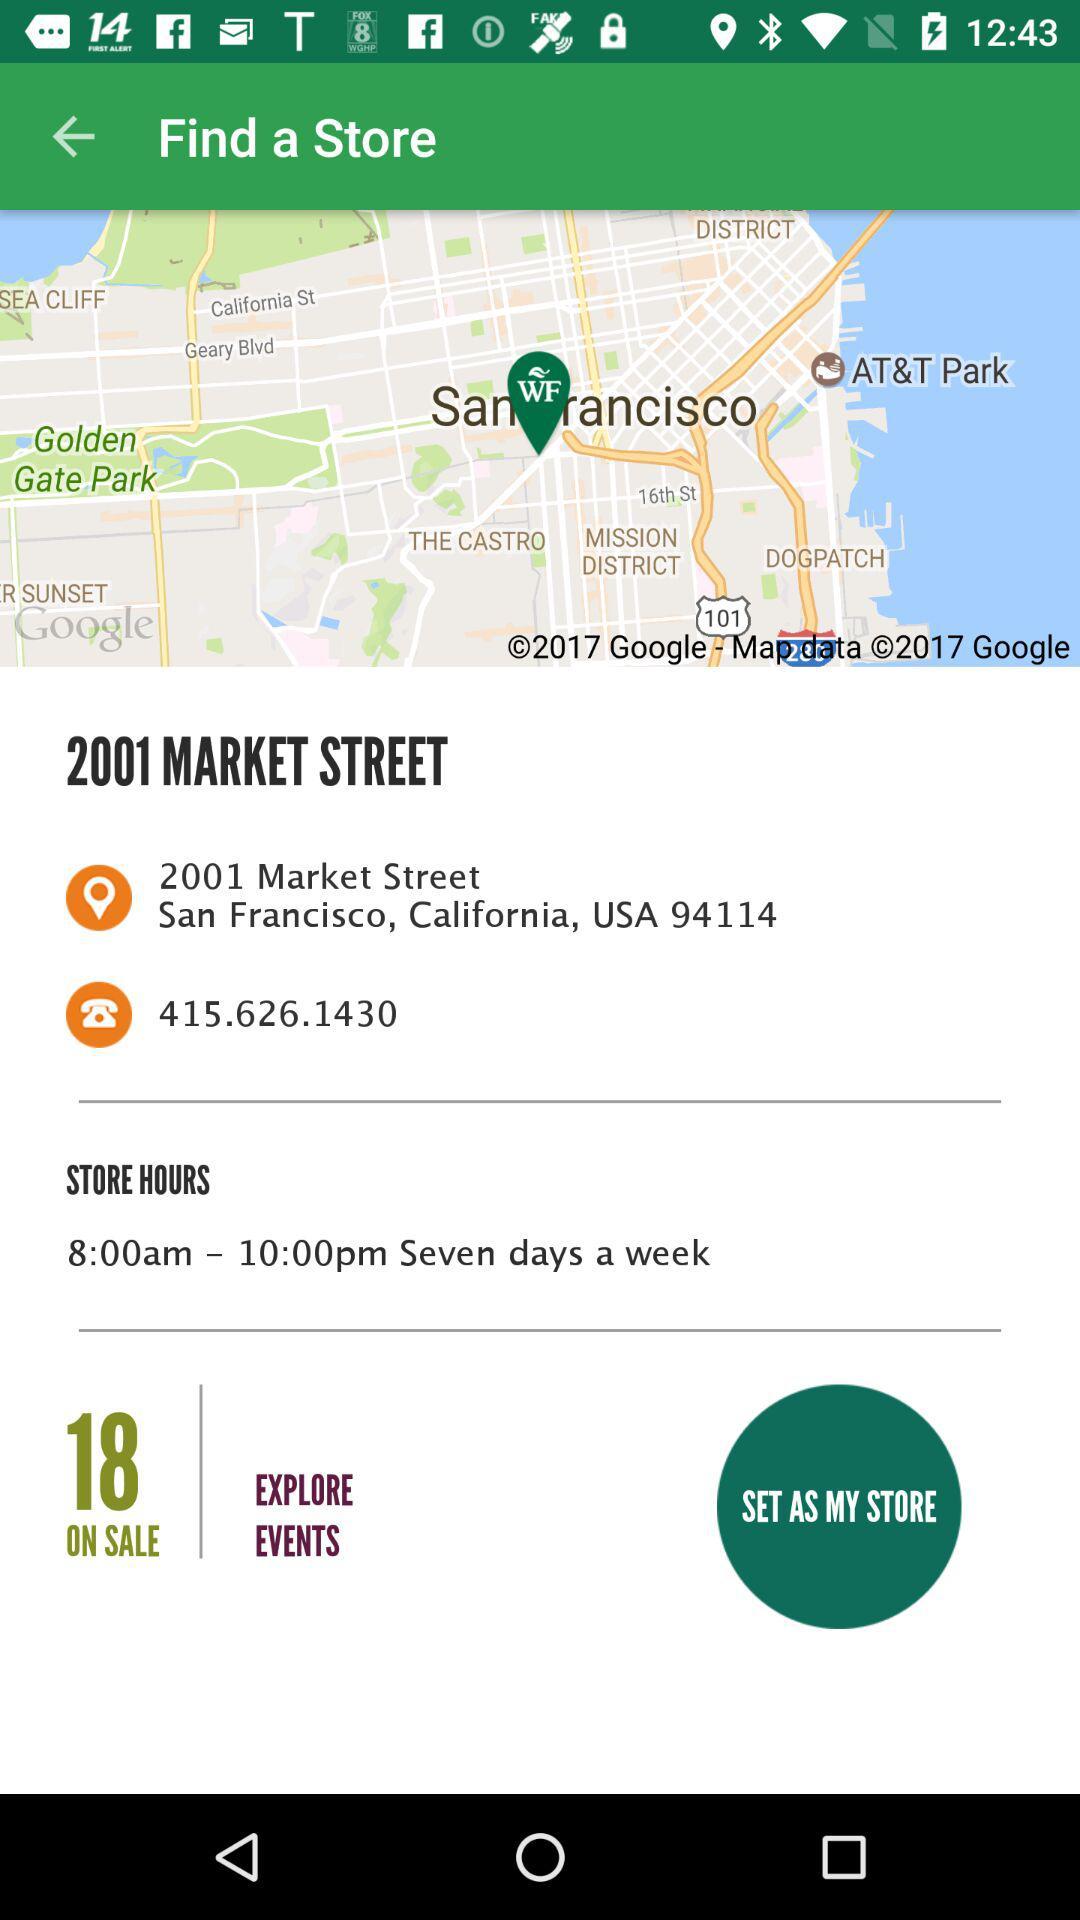 The height and width of the screenshot is (1920, 1080). I want to click on the 415.626.1430, so click(573, 1014).